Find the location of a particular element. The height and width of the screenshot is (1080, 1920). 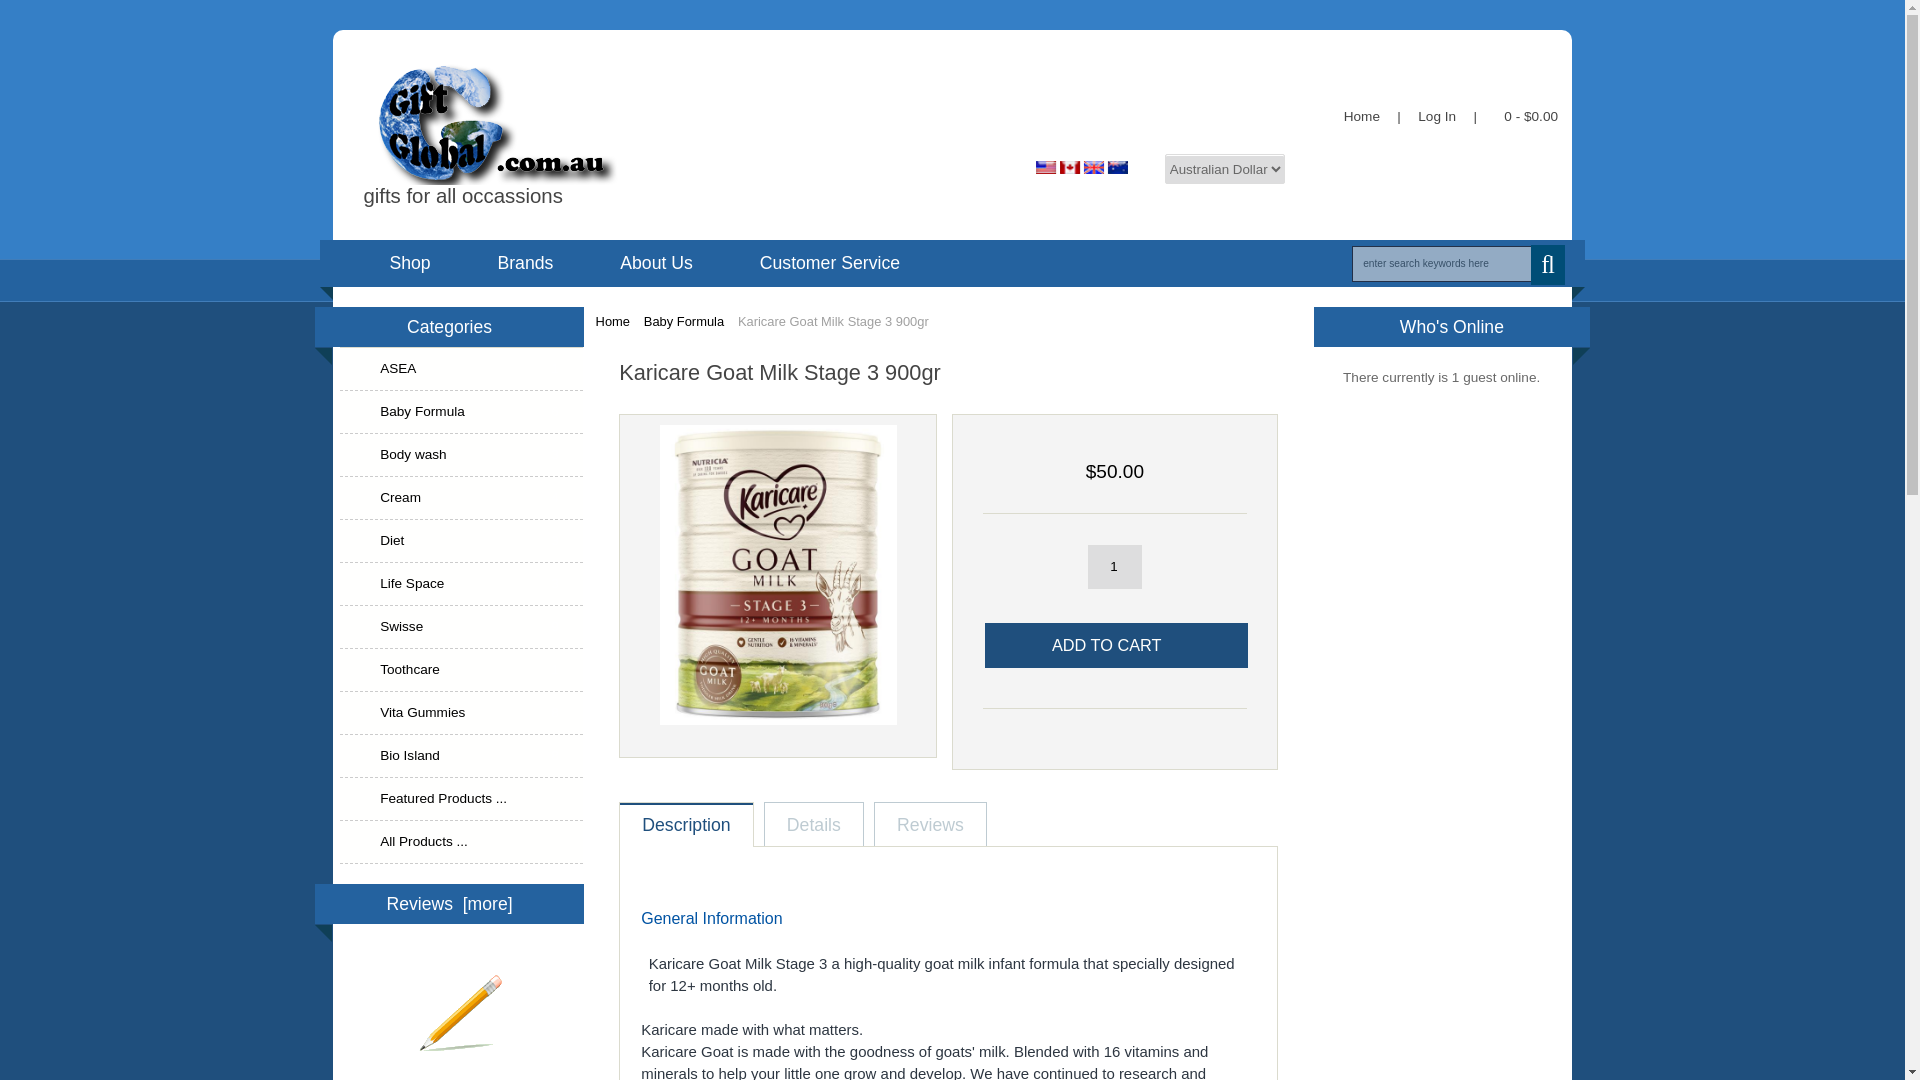

'Cream is located at coordinates (460, 497).